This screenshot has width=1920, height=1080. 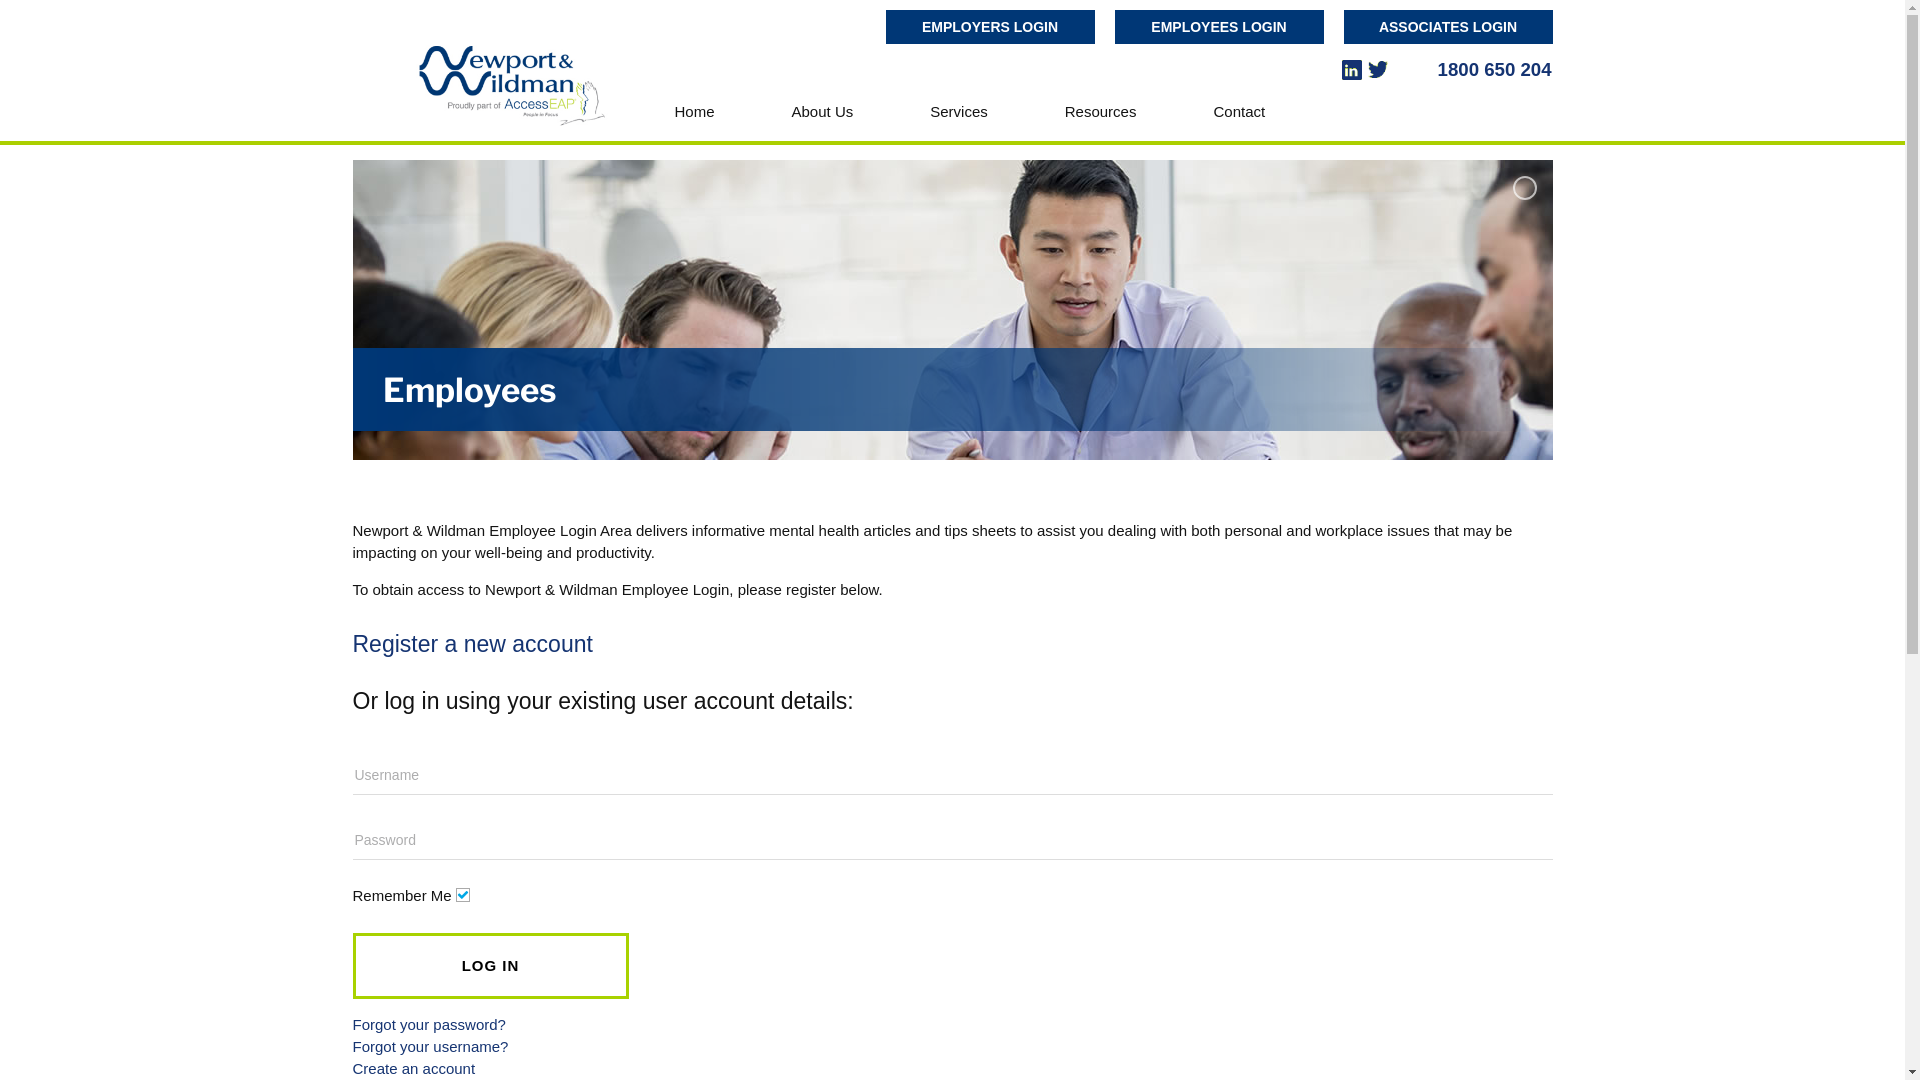 What do you see at coordinates (695, 111) in the screenshot?
I see `'Home'` at bounding box center [695, 111].